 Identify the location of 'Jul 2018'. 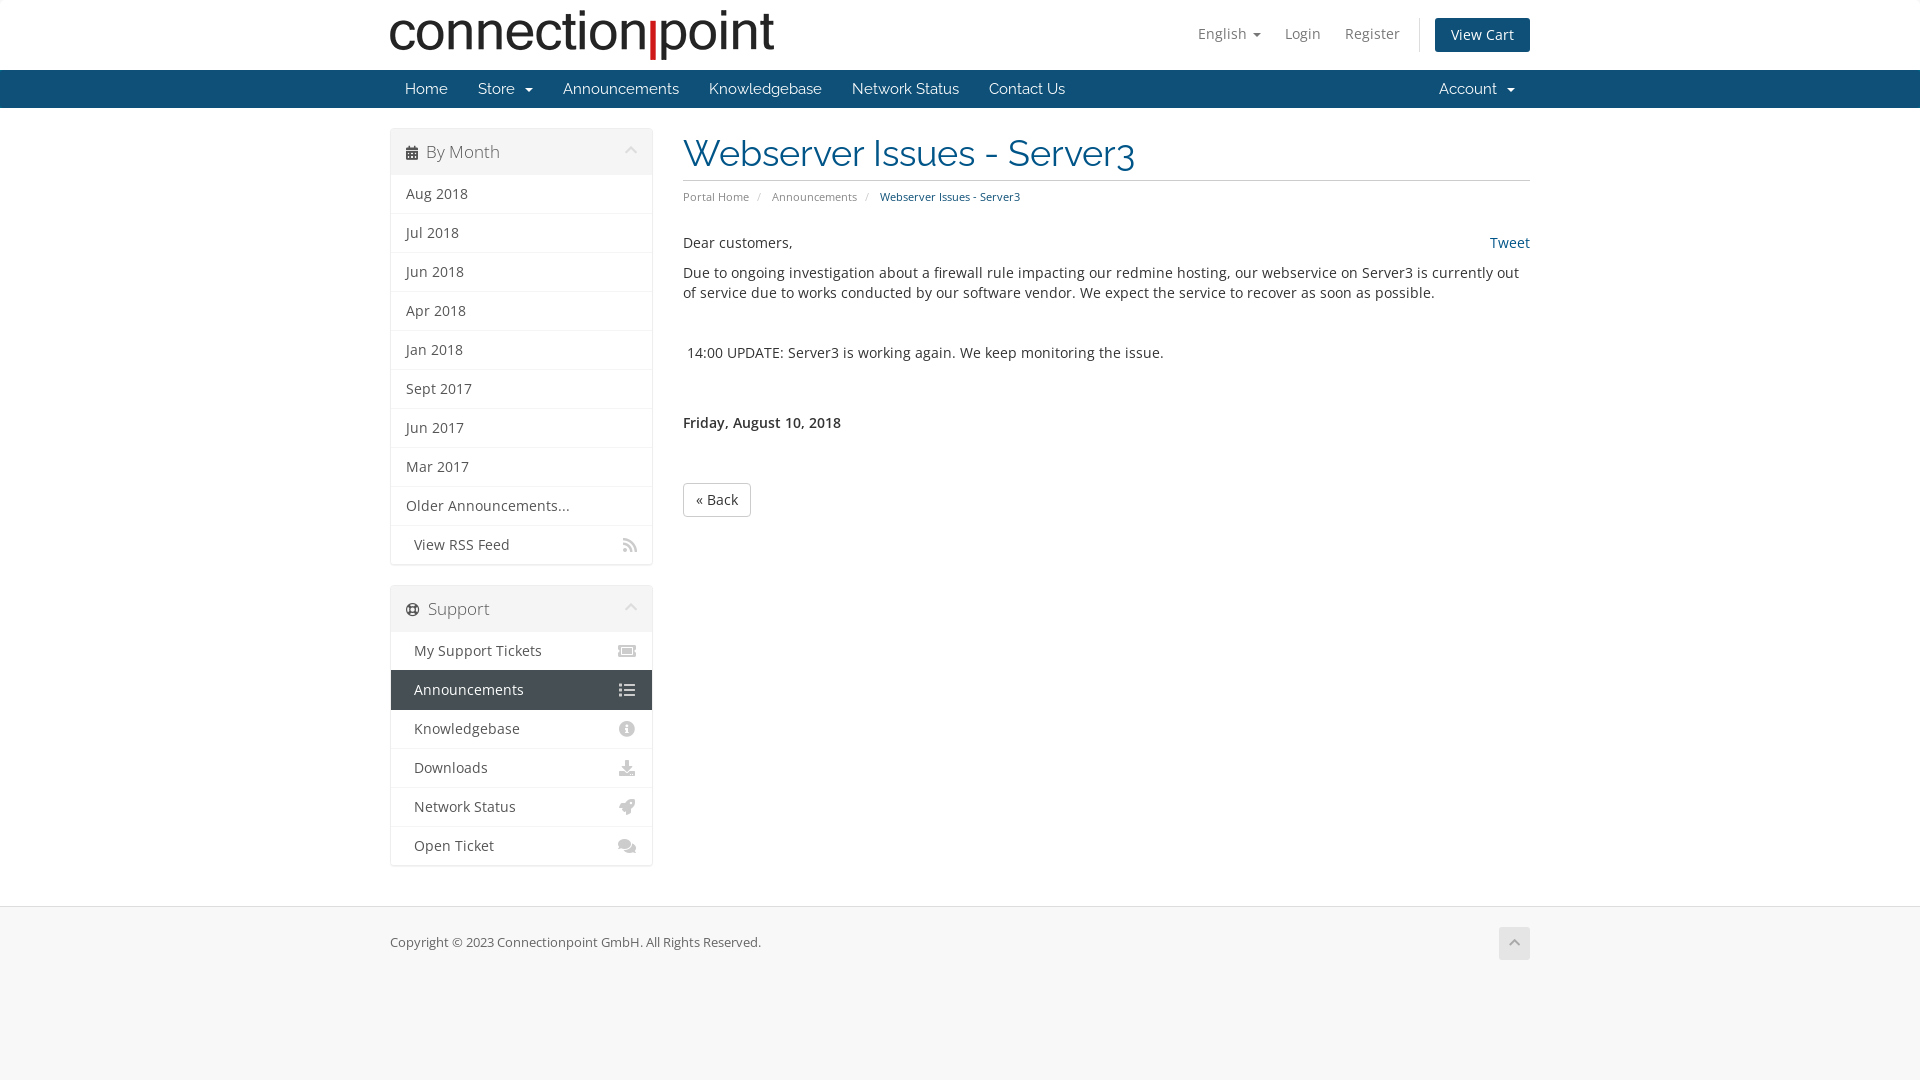
(521, 231).